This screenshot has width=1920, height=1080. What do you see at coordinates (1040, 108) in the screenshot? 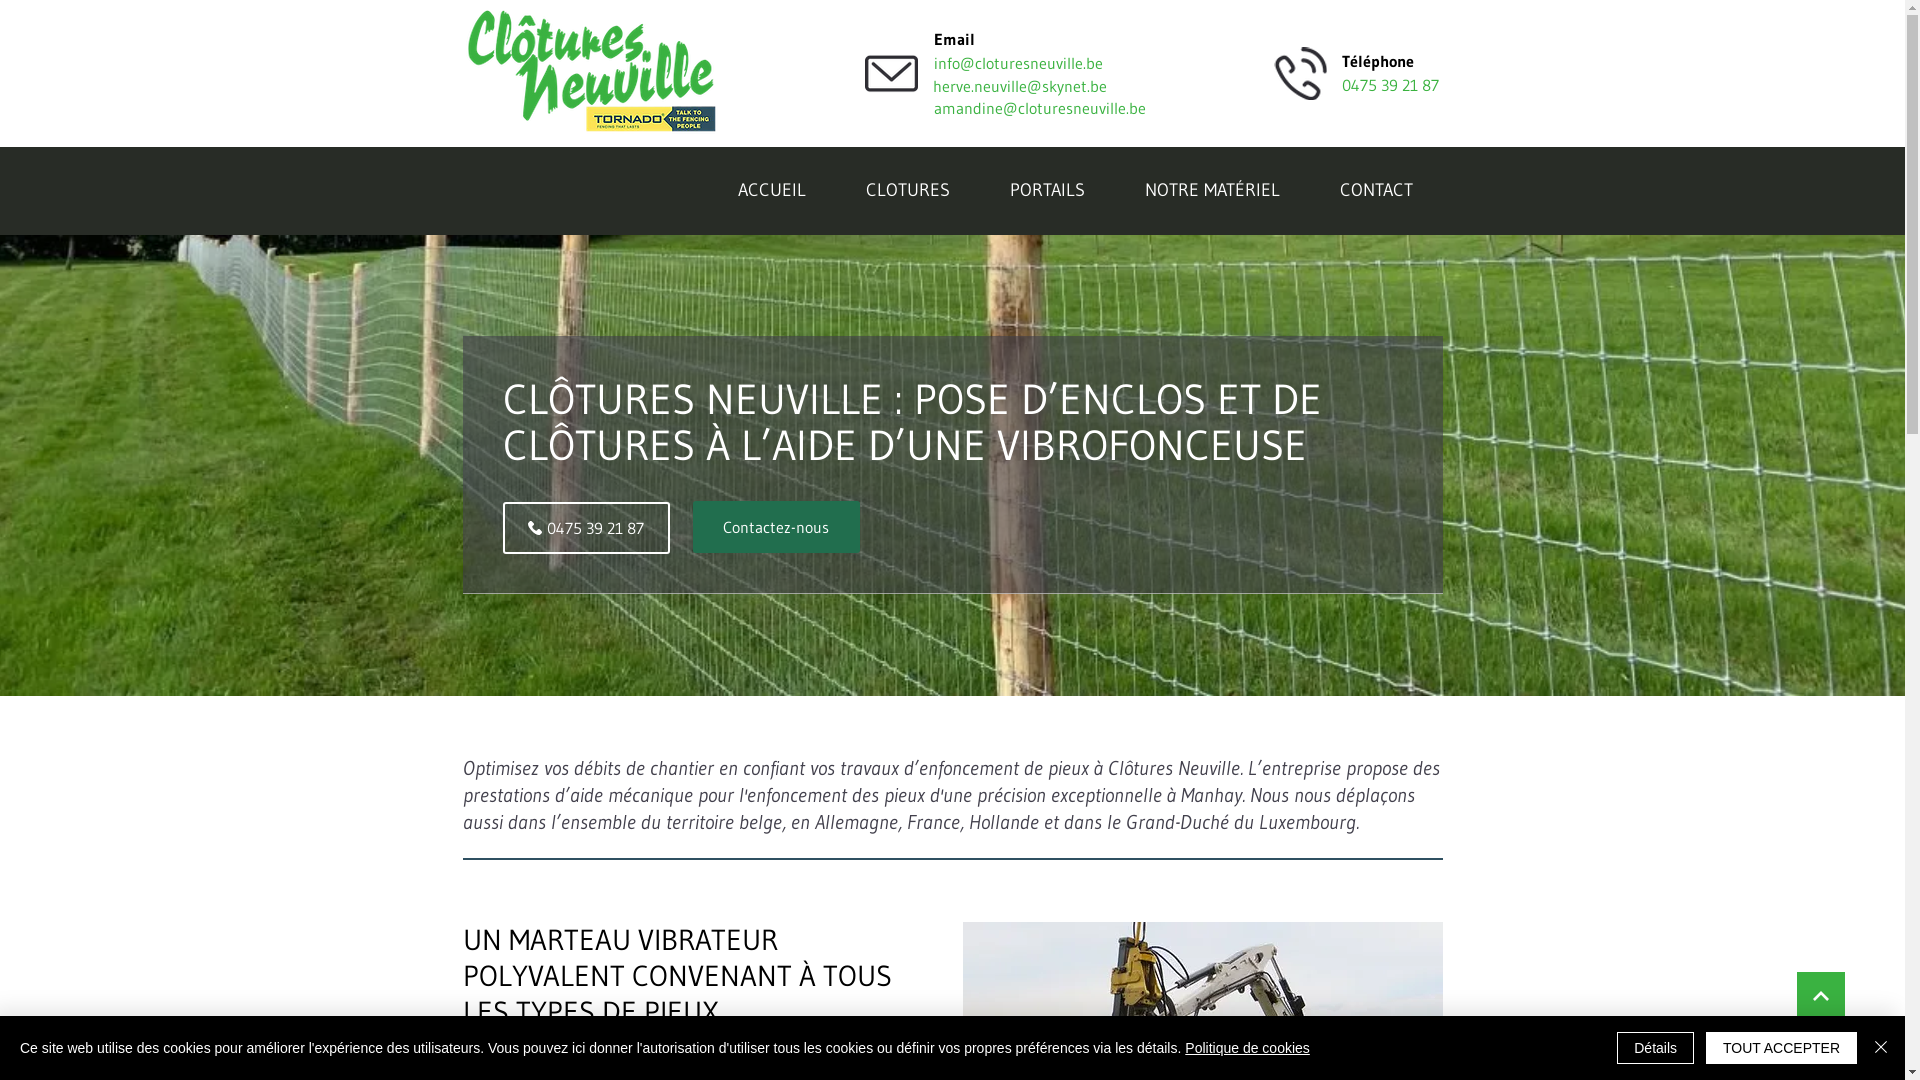
I see `'amandine@cloturesneuville.be'` at bounding box center [1040, 108].